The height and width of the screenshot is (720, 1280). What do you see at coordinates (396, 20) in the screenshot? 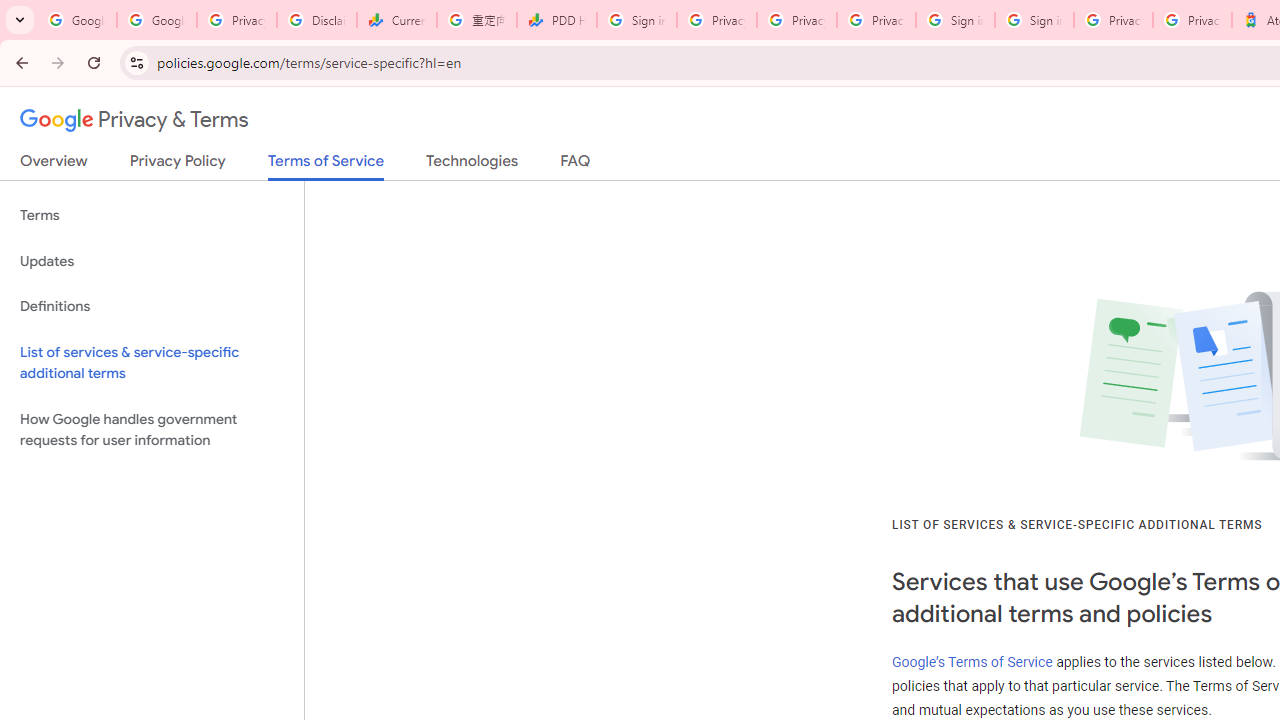
I see `'Currencies - Google Finance'` at bounding box center [396, 20].